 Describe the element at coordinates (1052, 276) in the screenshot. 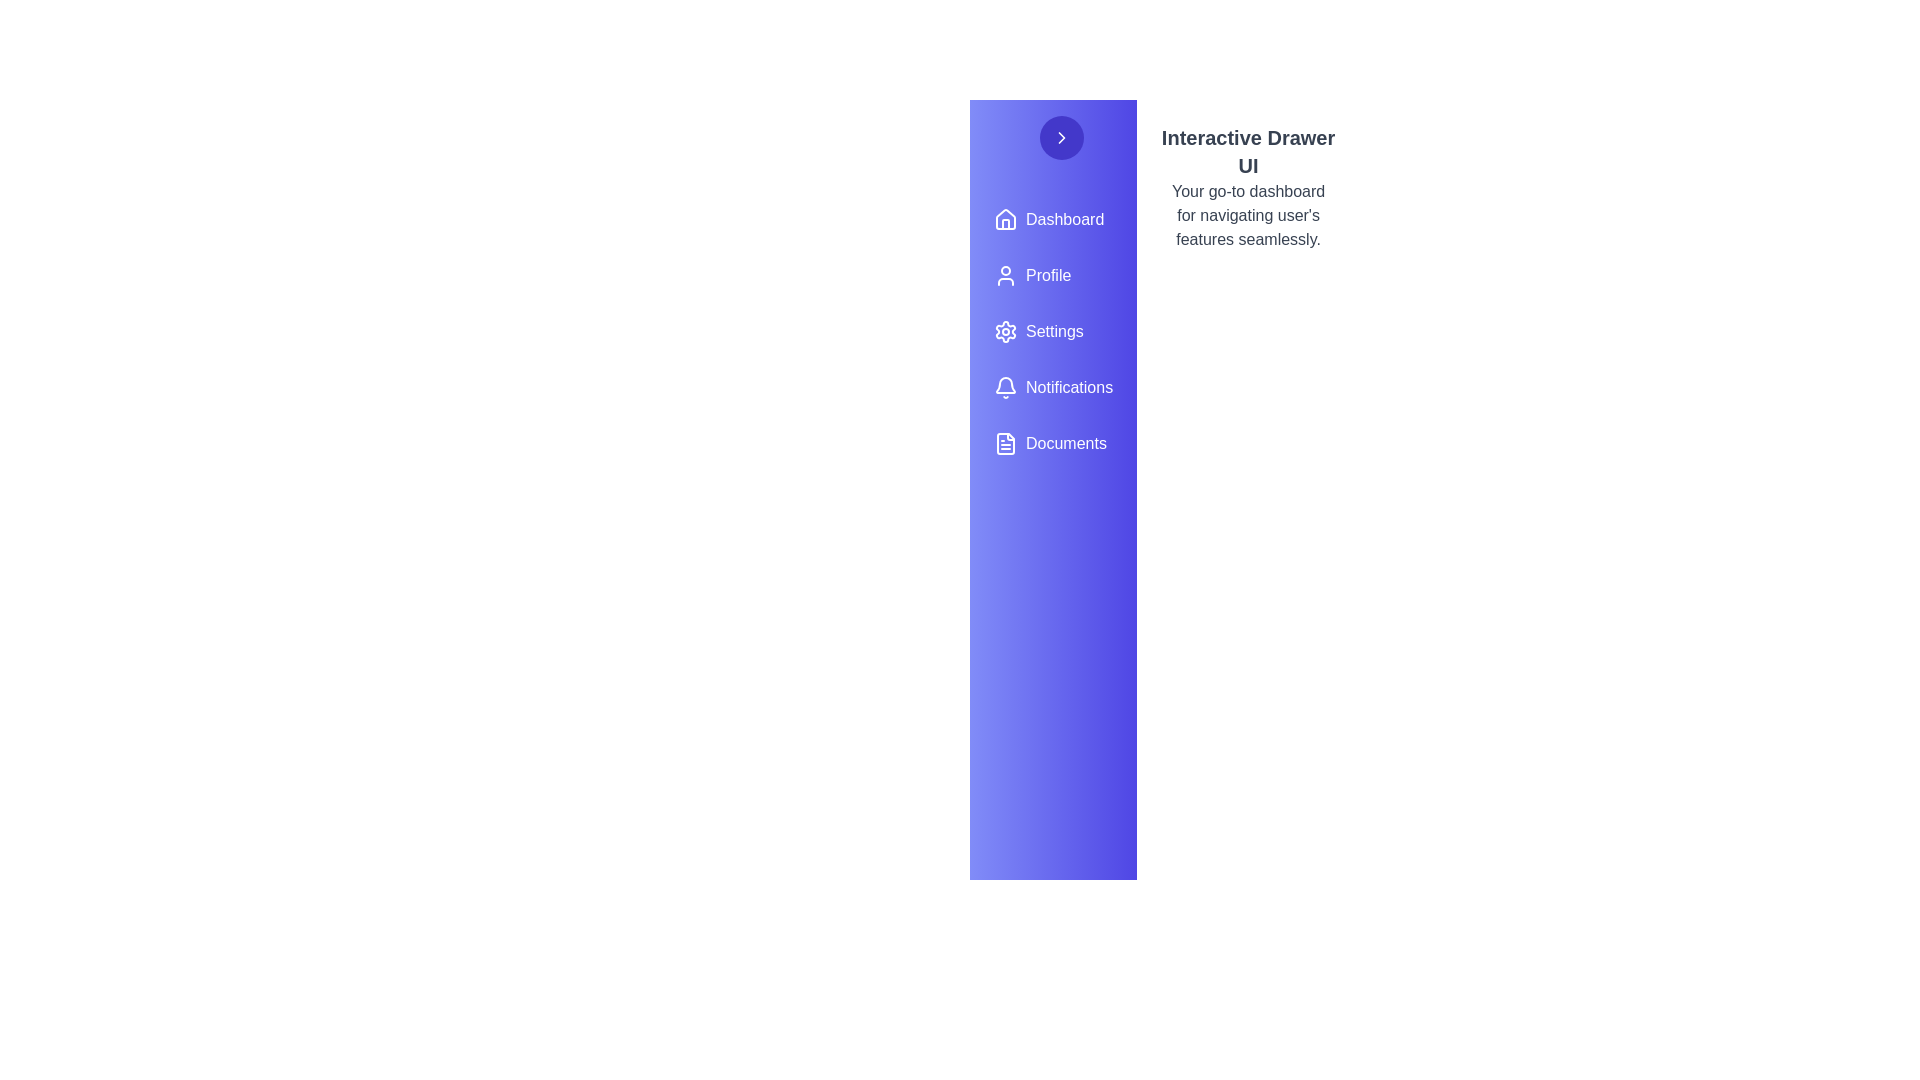

I see `the menu item labeled Profile` at that location.